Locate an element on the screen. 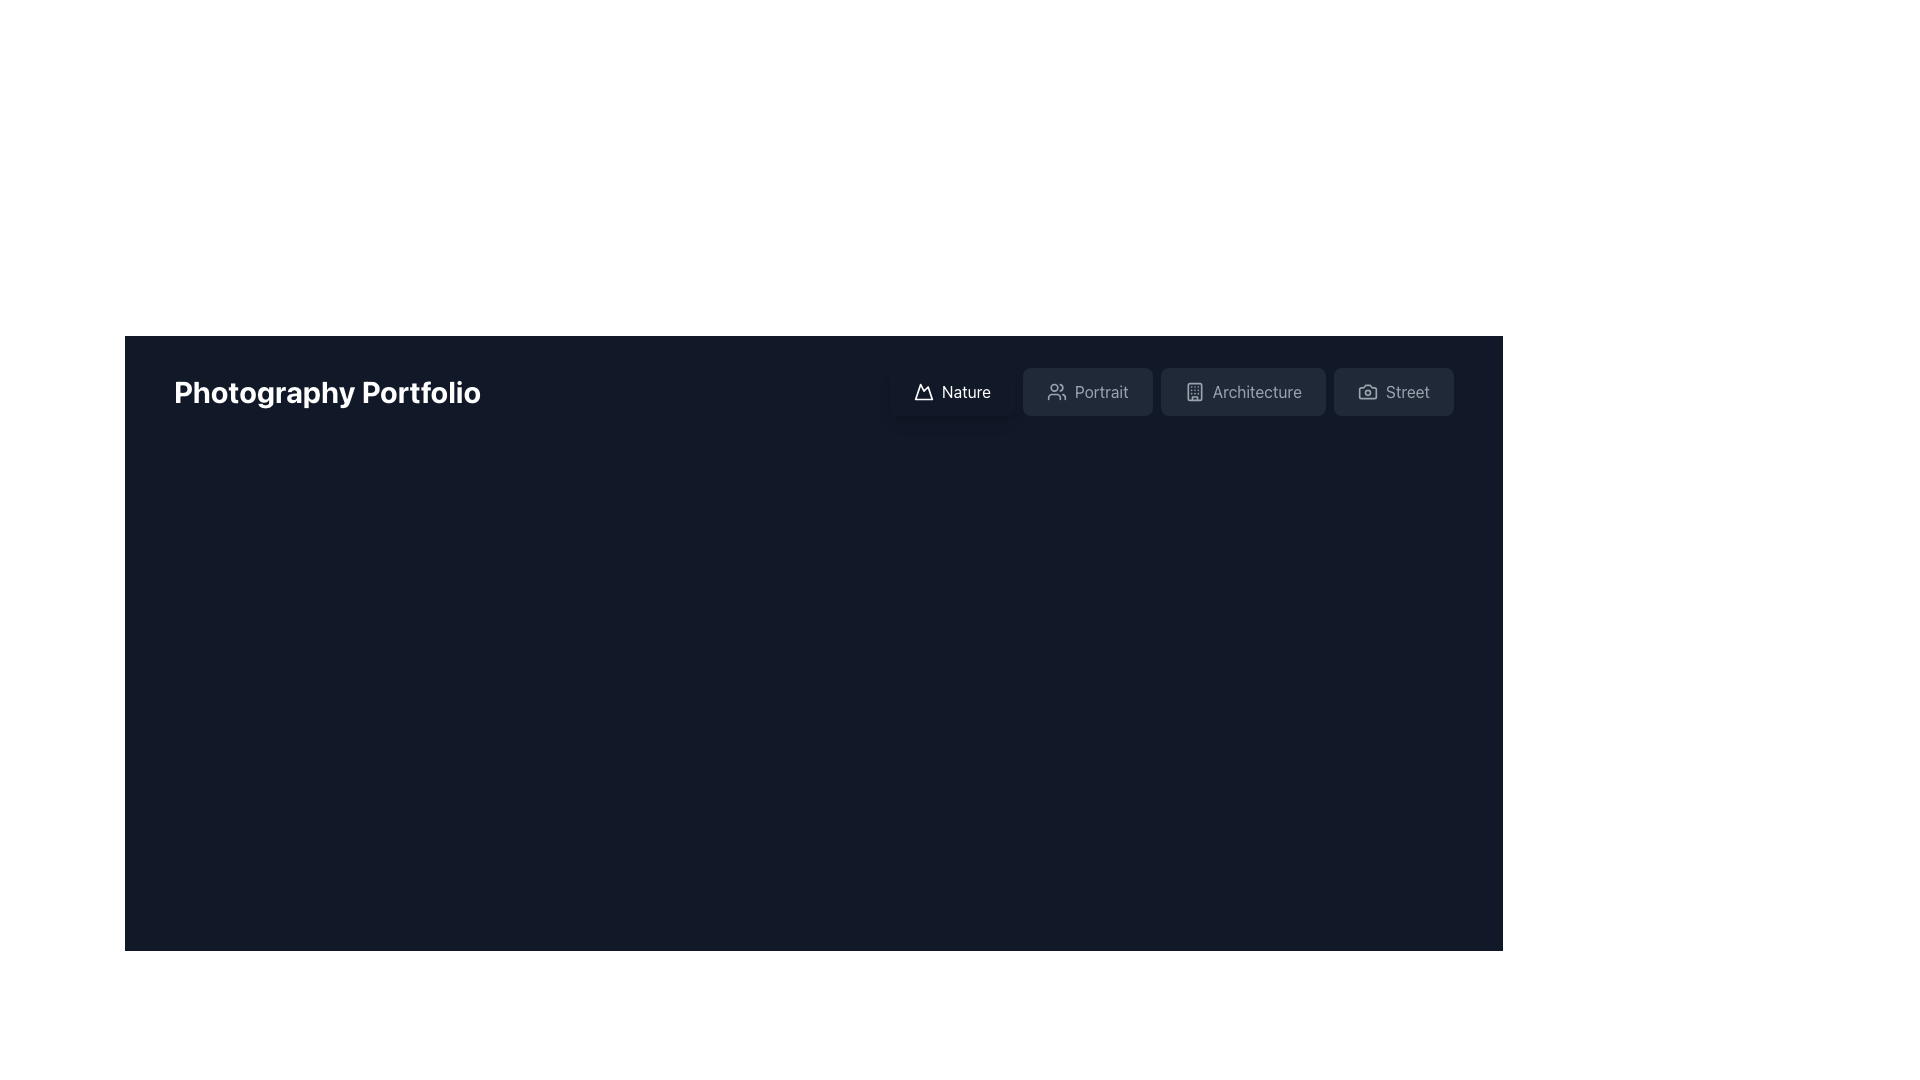 Image resolution: width=1920 pixels, height=1080 pixels. the 'Architecture' button is located at coordinates (1171, 392).